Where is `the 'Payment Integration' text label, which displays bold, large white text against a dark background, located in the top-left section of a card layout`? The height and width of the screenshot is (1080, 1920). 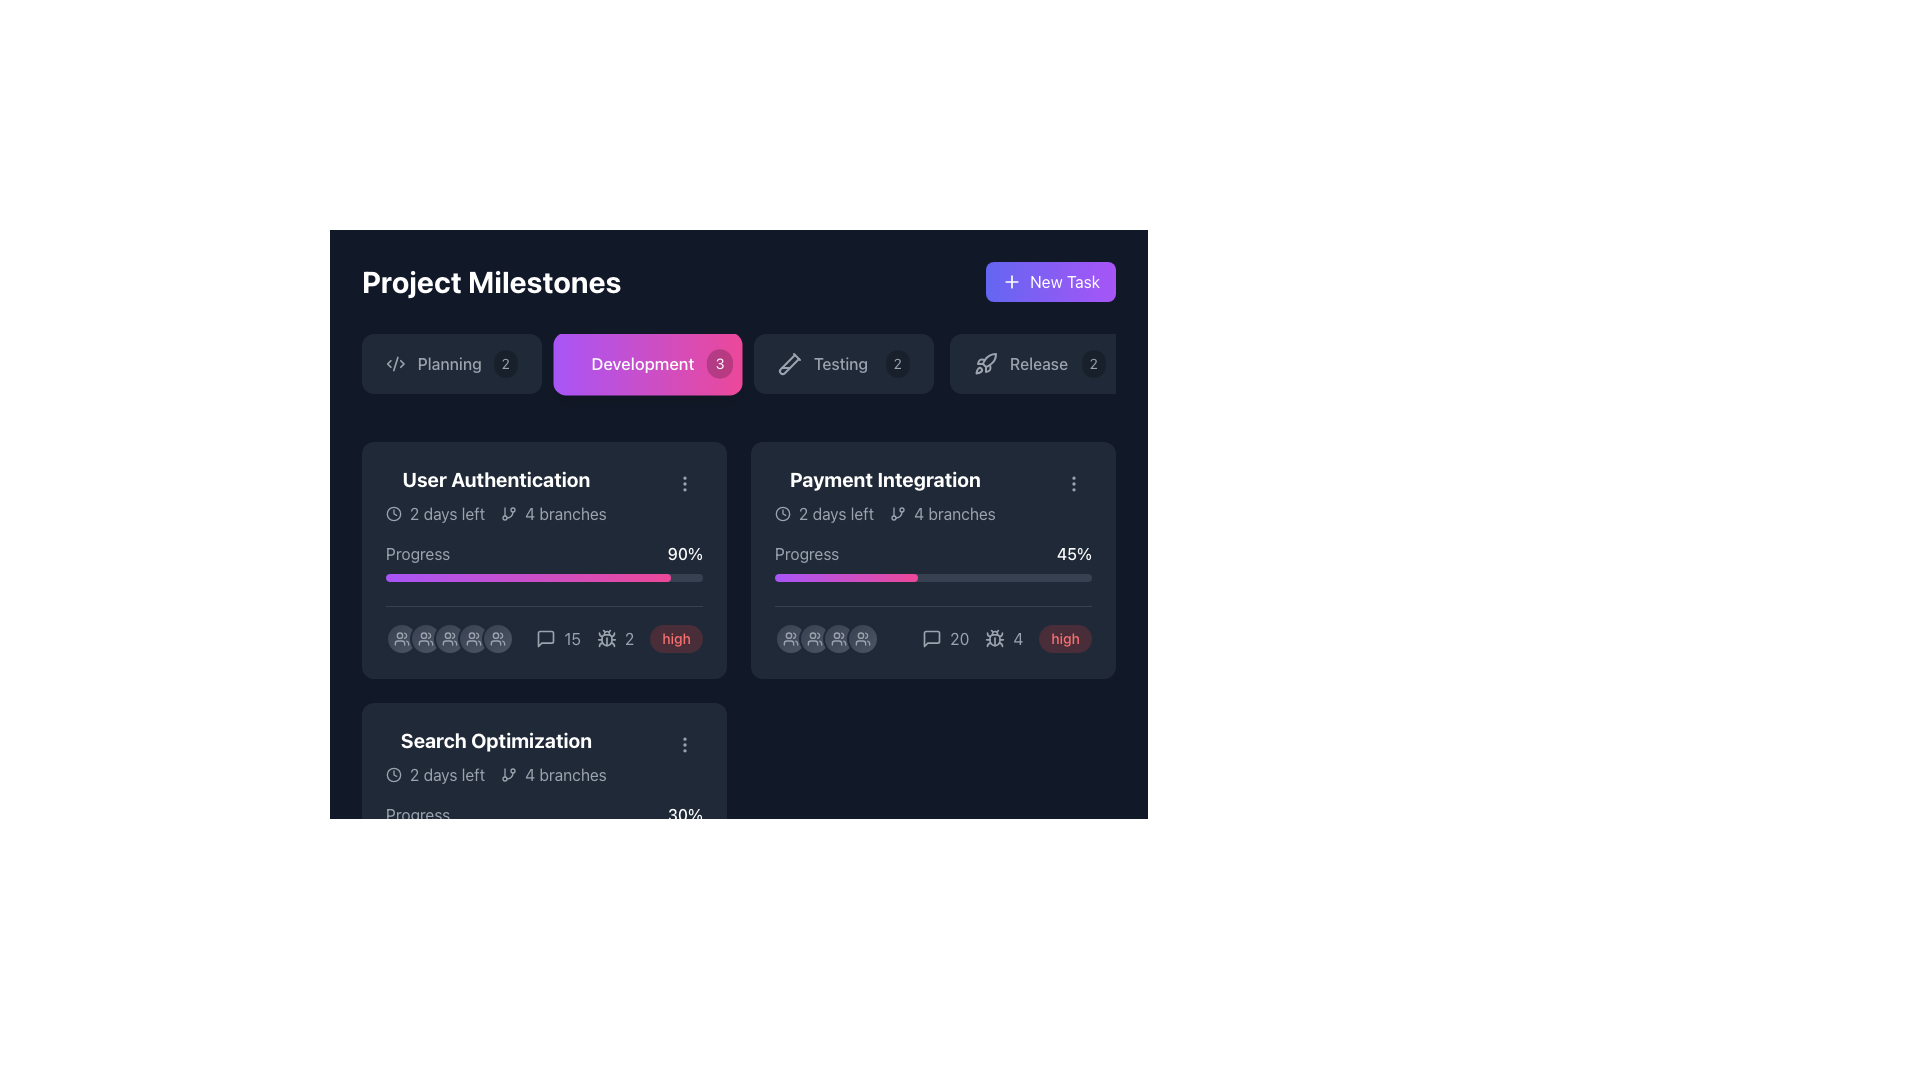
the 'Payment Integration' text label, which displays bold, large white text against a dark background, located in the top-left section of a card layout is located at coordinates (884, 479).